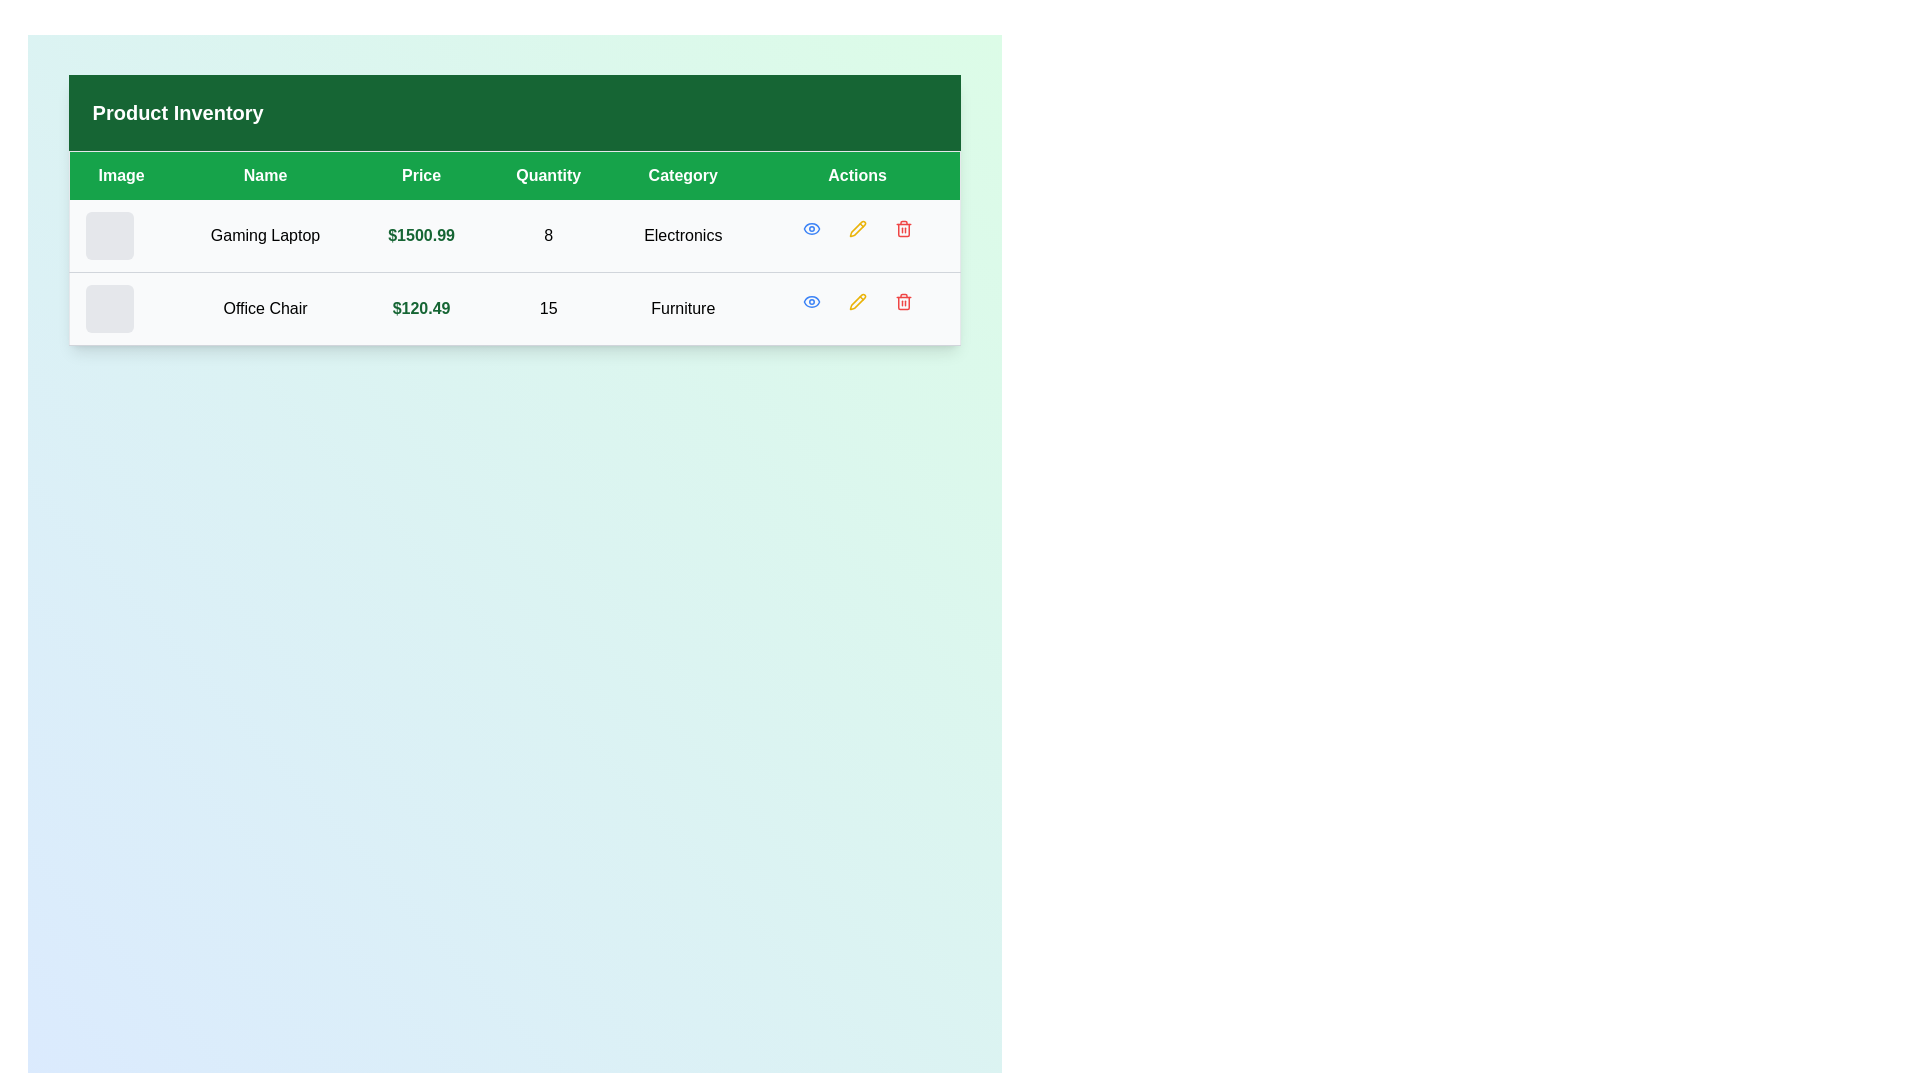 The height and width of the screenshot is (1080, 1920). I want to click on the Text Label that indicates the column for images in the table header, located at the top left corner of the table, so click(120, 174).